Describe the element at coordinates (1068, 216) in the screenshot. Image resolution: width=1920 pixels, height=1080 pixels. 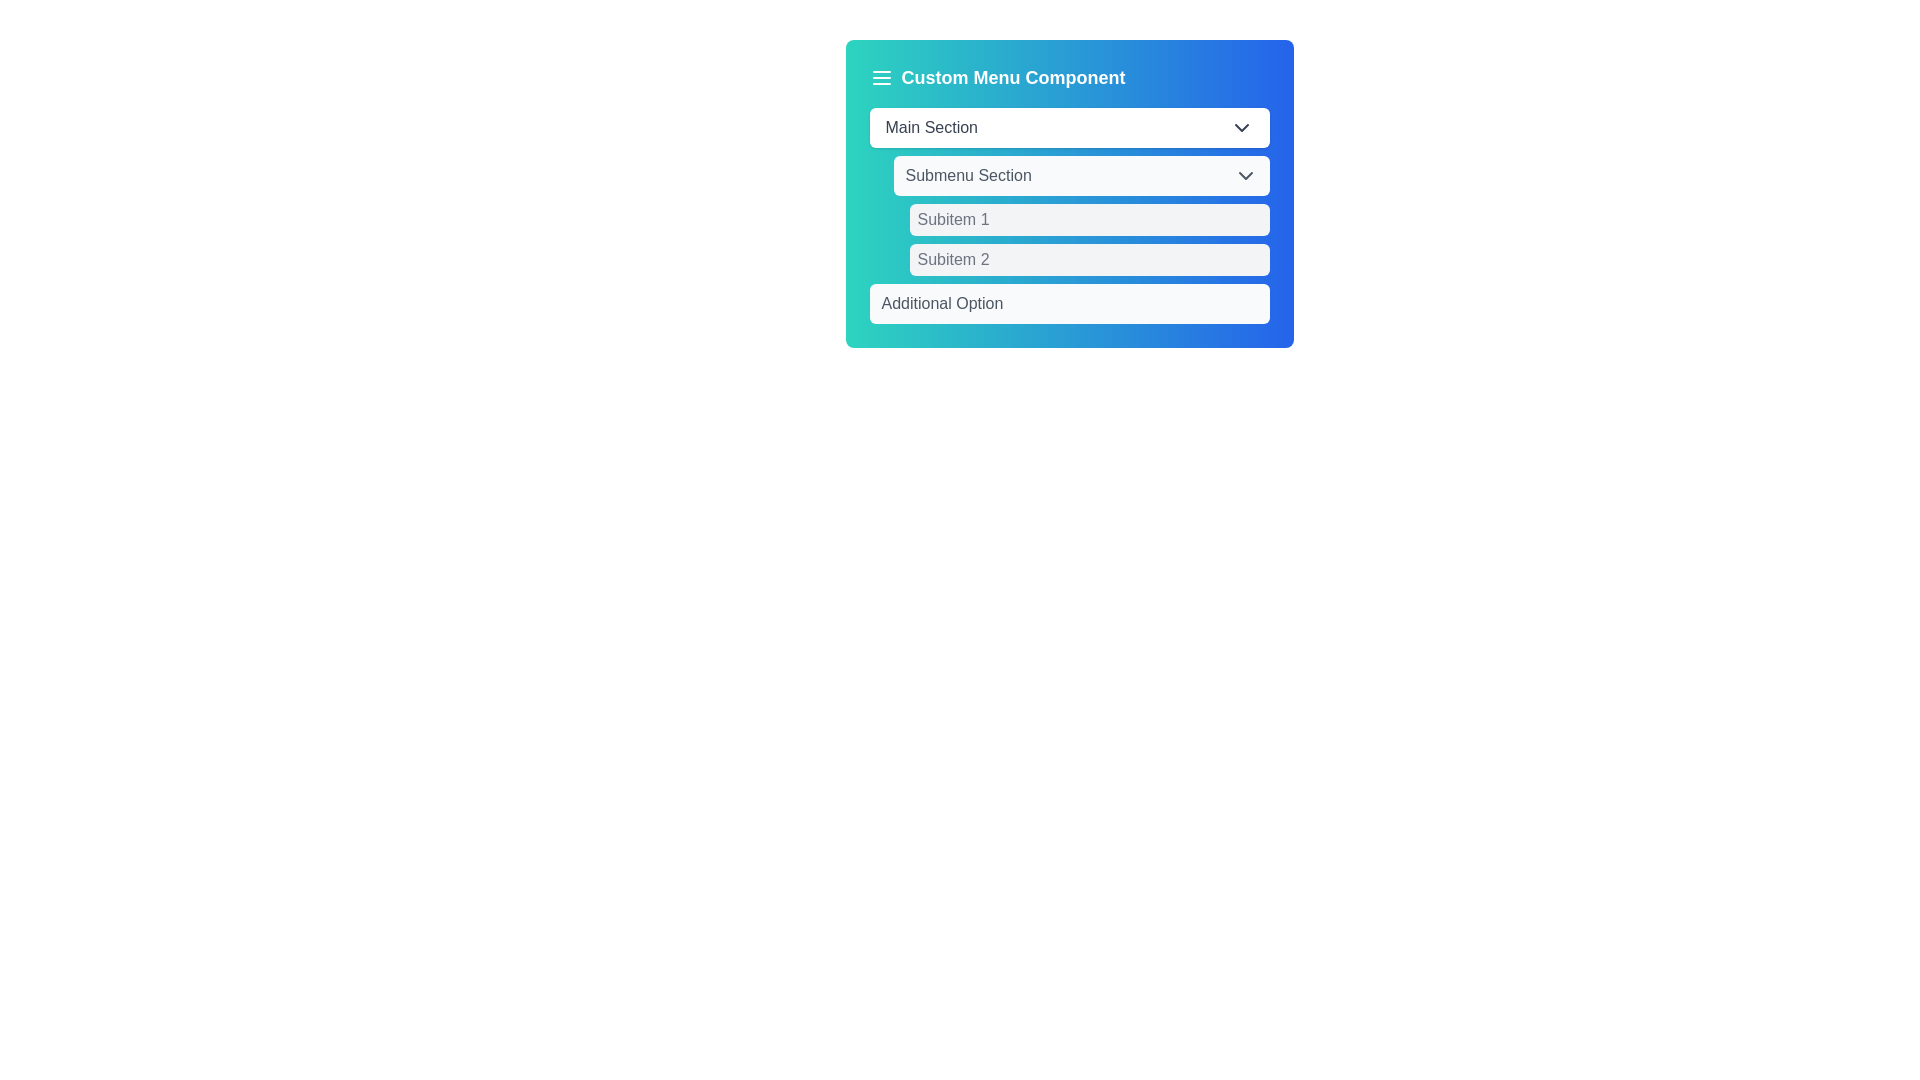
I see `the submenu in the collapsible navigation menu component to expand it` at that location.